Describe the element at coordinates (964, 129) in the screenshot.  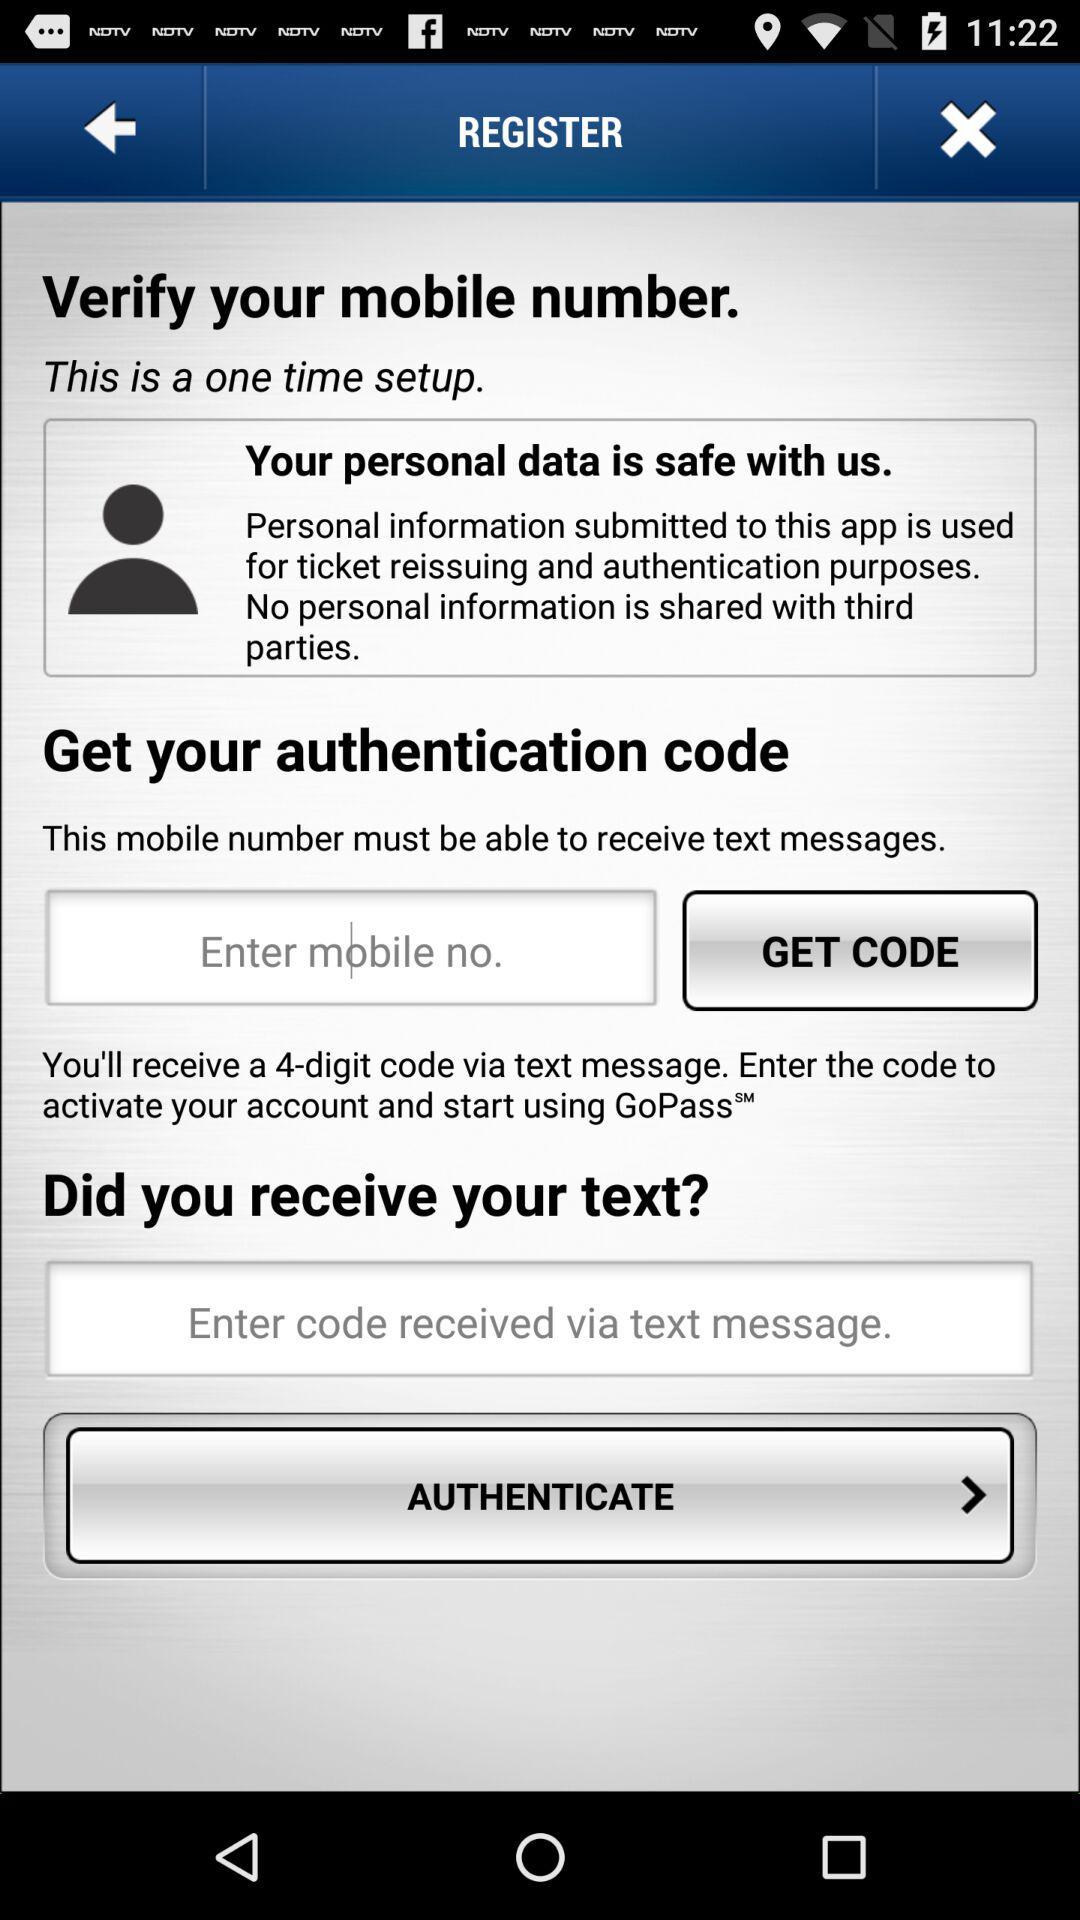
I see `item next to register item` at that location.